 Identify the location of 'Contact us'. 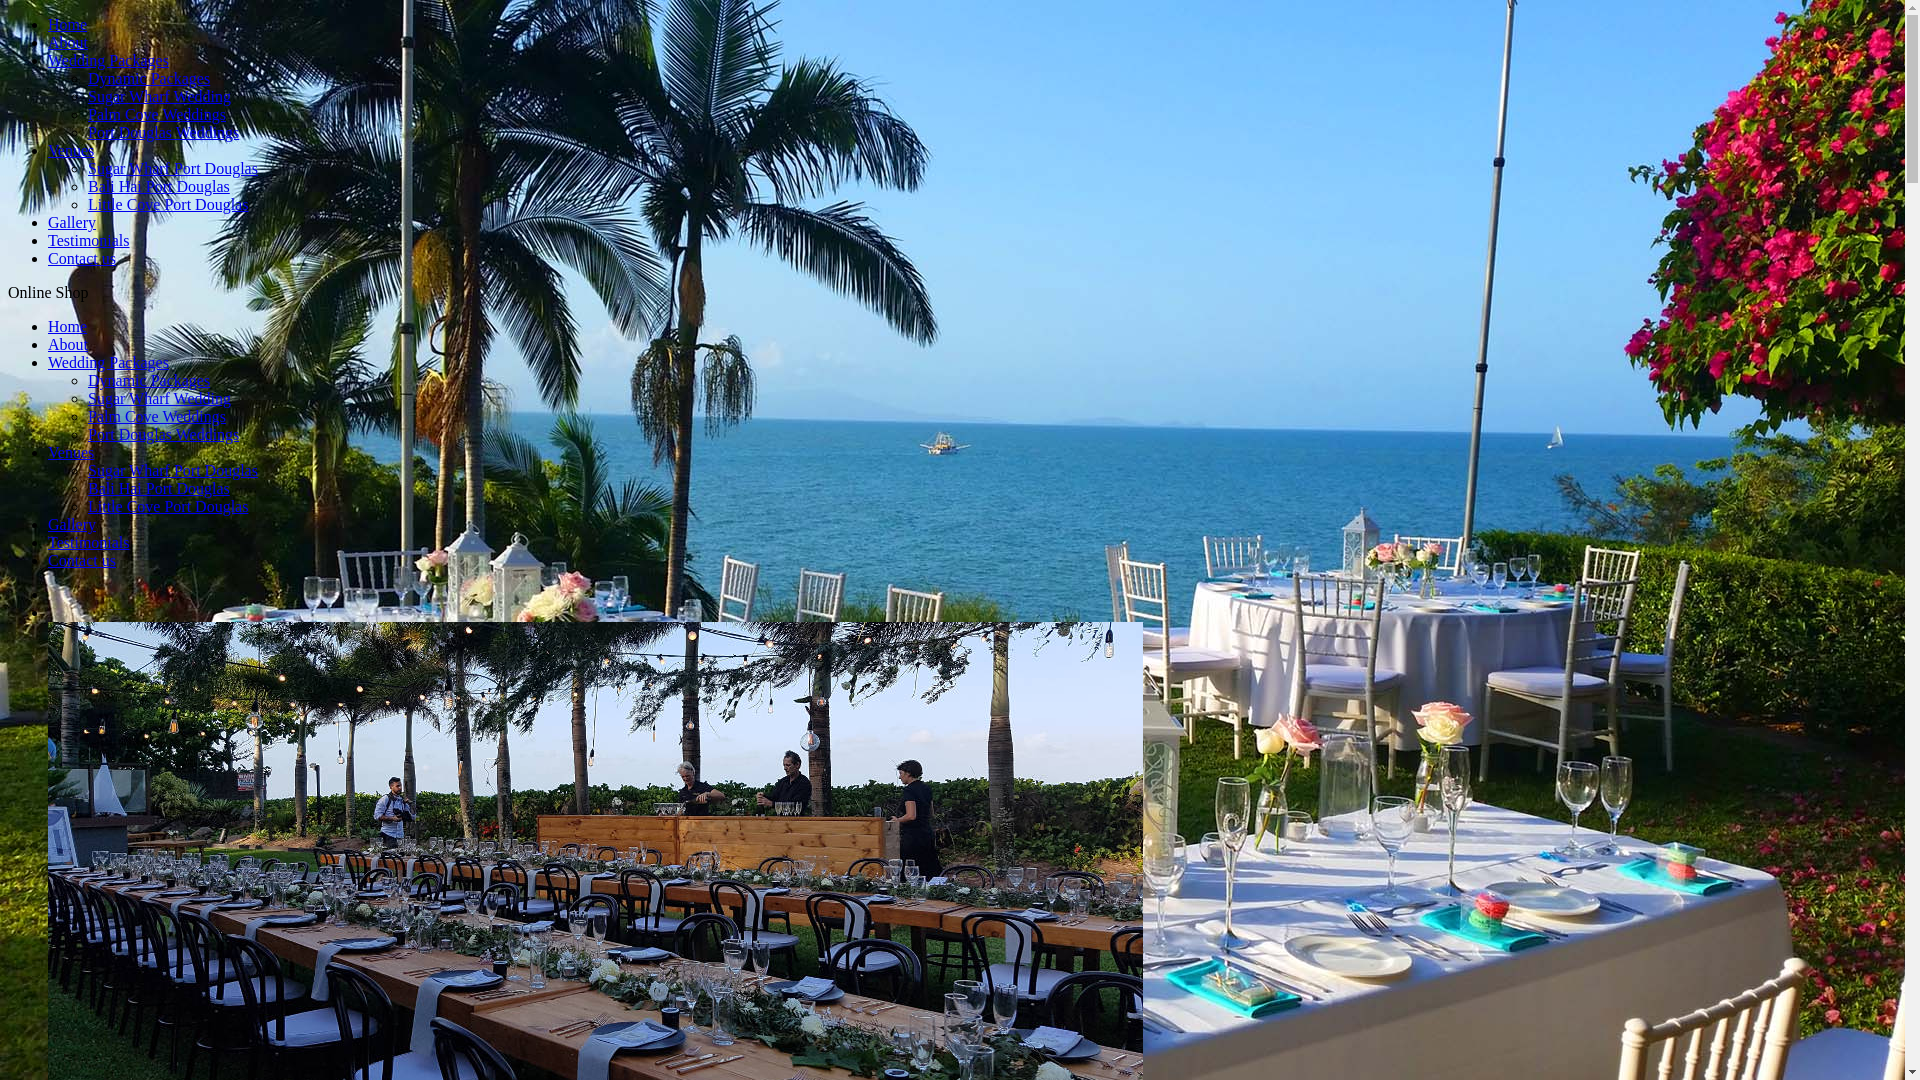
(80, 560).